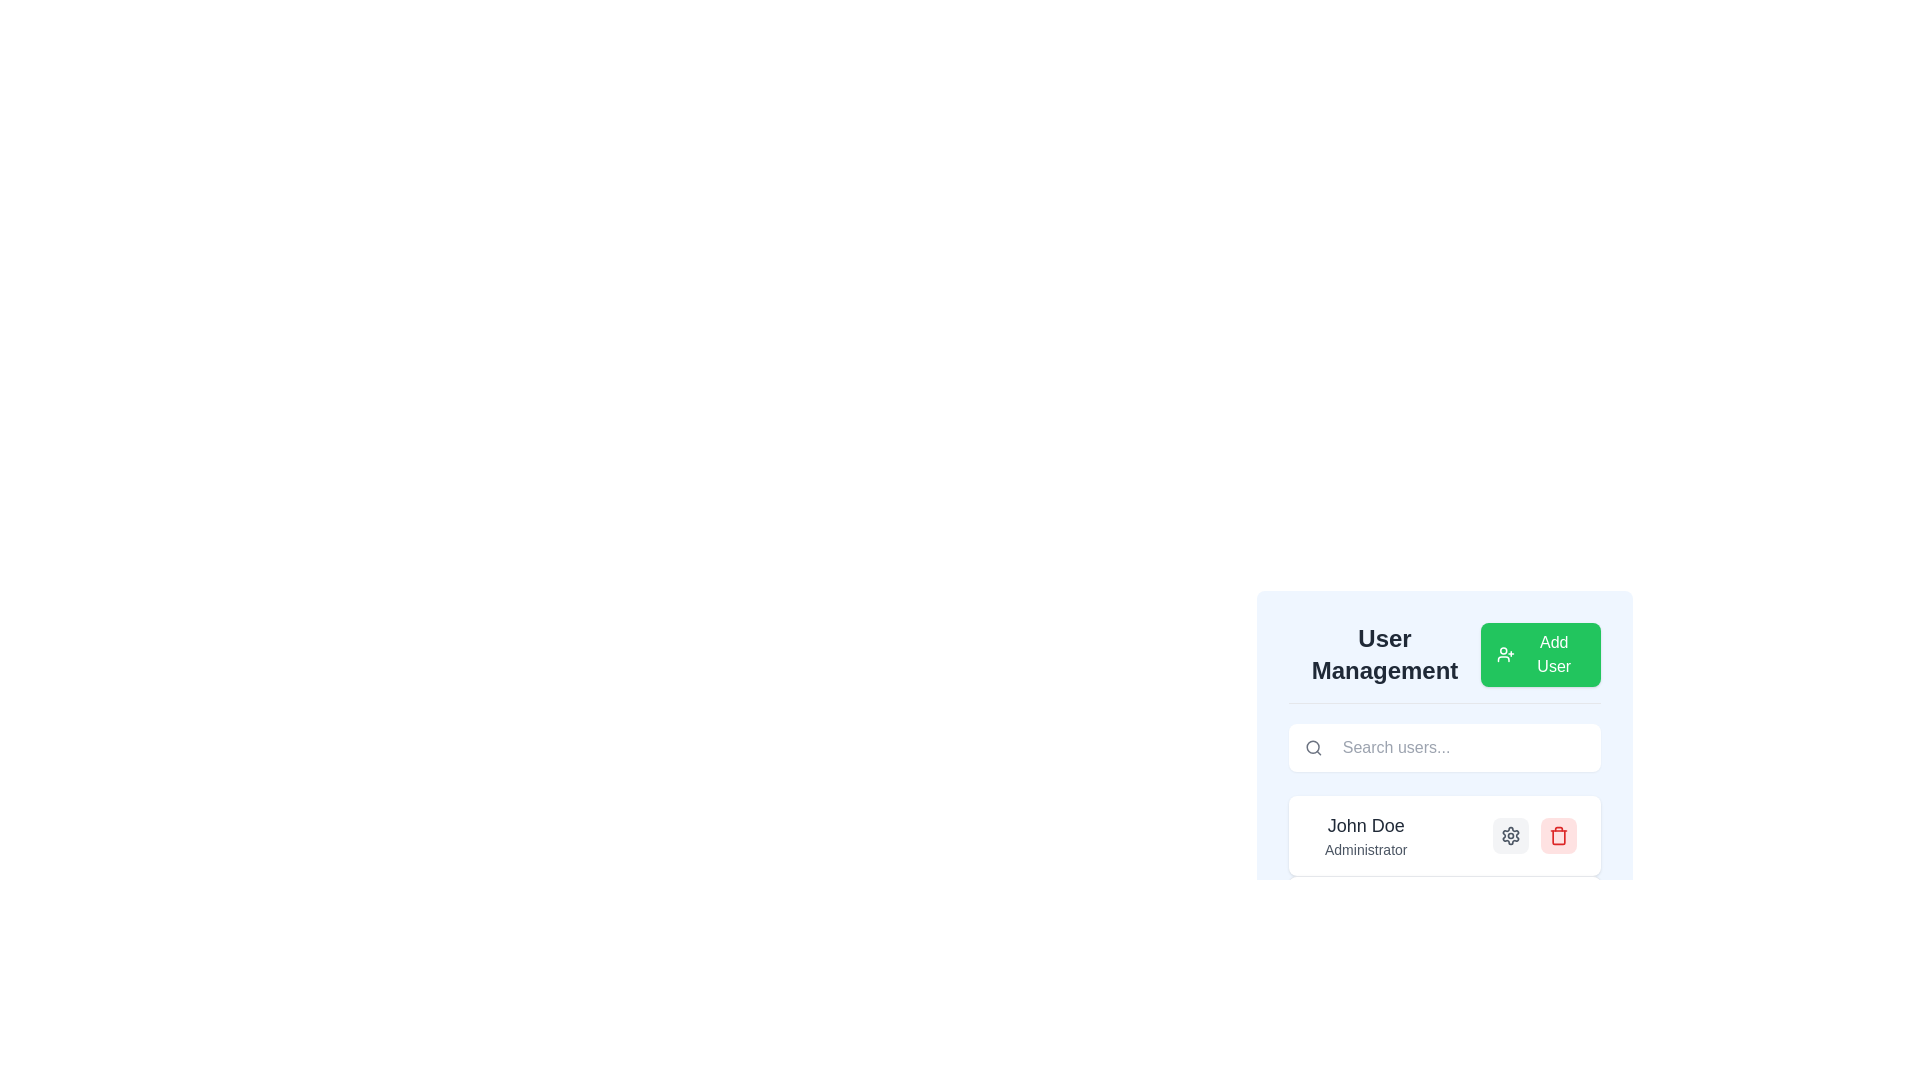 Image resolution: width=1920 pixels, height=1080 pixels. I want to click on the Text Label that serves as the title or heading for the user management section, located at the top-left of the card, adjacent to the 'Add User' button, so click(1444, 663).